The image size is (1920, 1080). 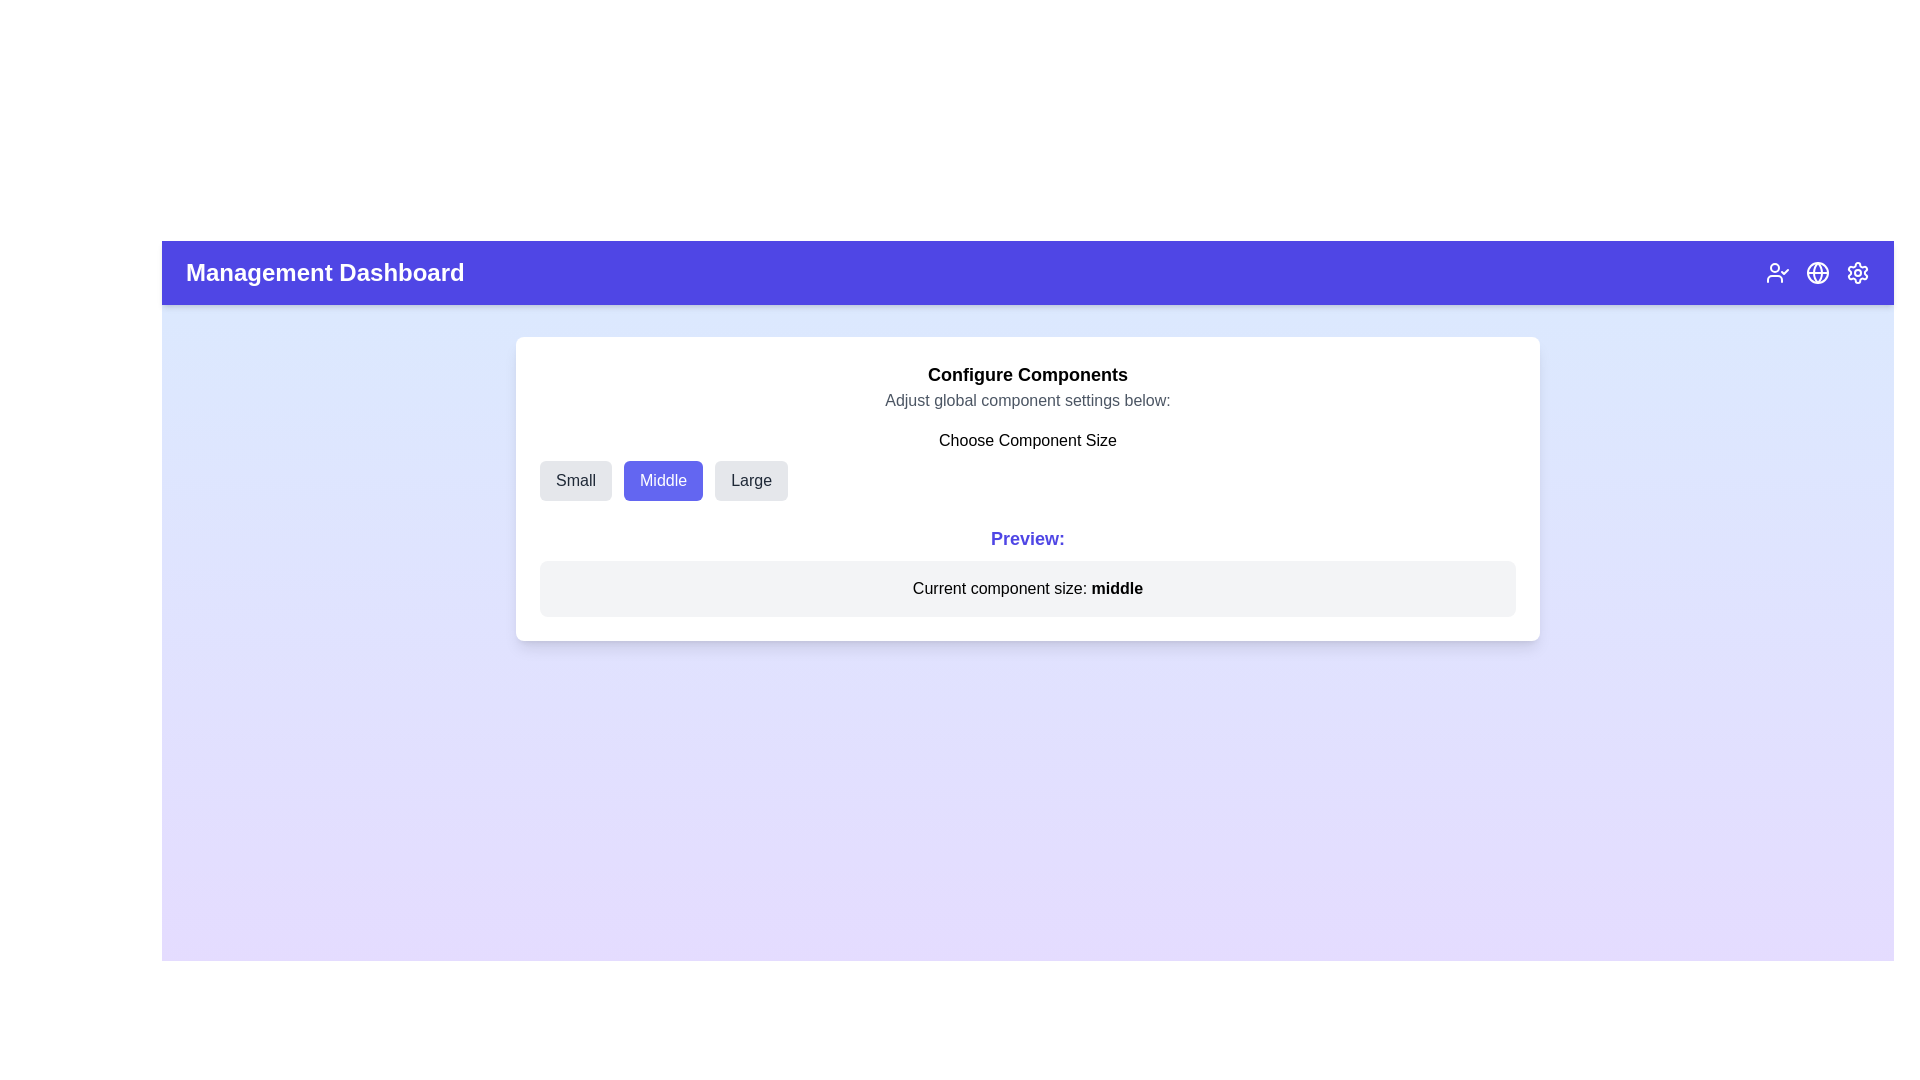 I want to click on the Text block that serves as a header with a subtitle, providing context about configuring global component settings, so click(x=1027, y=386).